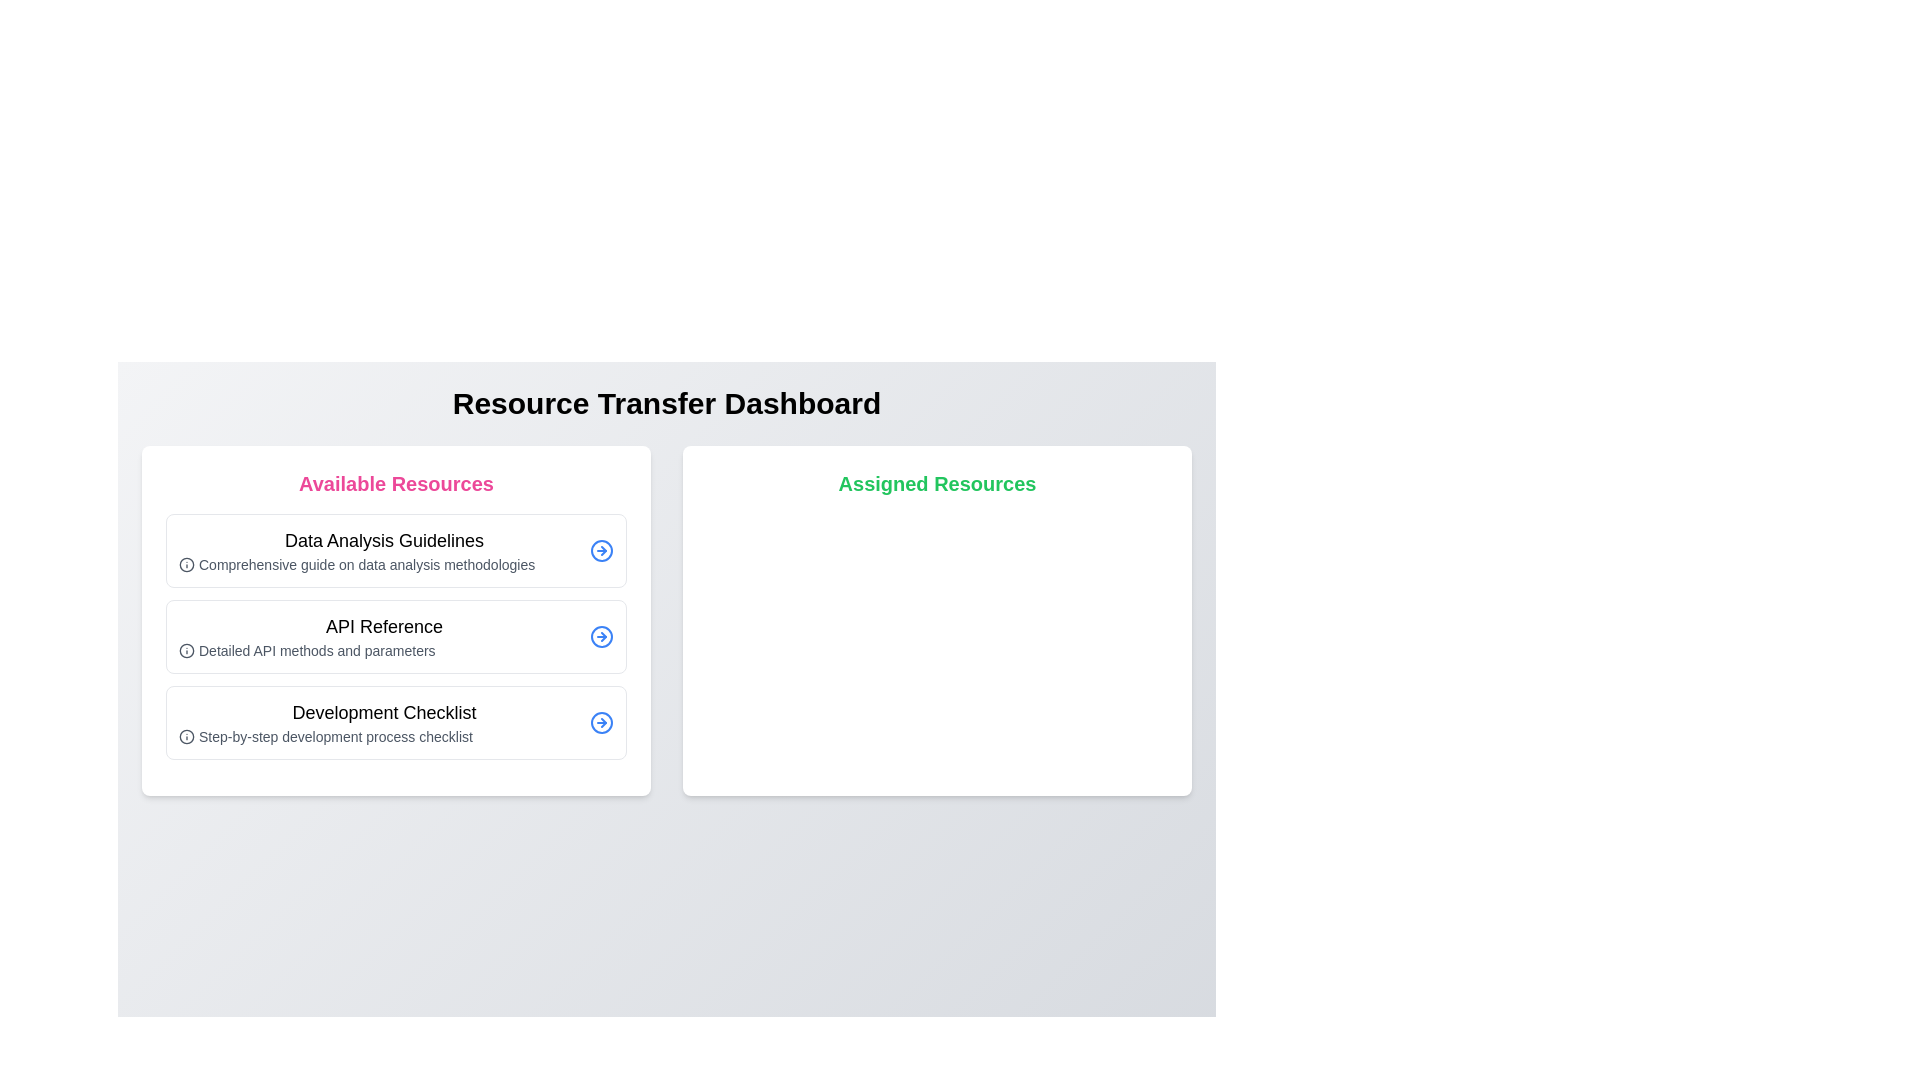  What do you see at coordinates (187, 564) in the screenshot?
I see `the information icon located to the left of the text 'Comprehensive guide on data analysis methodologies' in the list item titled 'Data Analysis Guidelines' under the 'Available Resources' section` at bounding box center [187, 564].